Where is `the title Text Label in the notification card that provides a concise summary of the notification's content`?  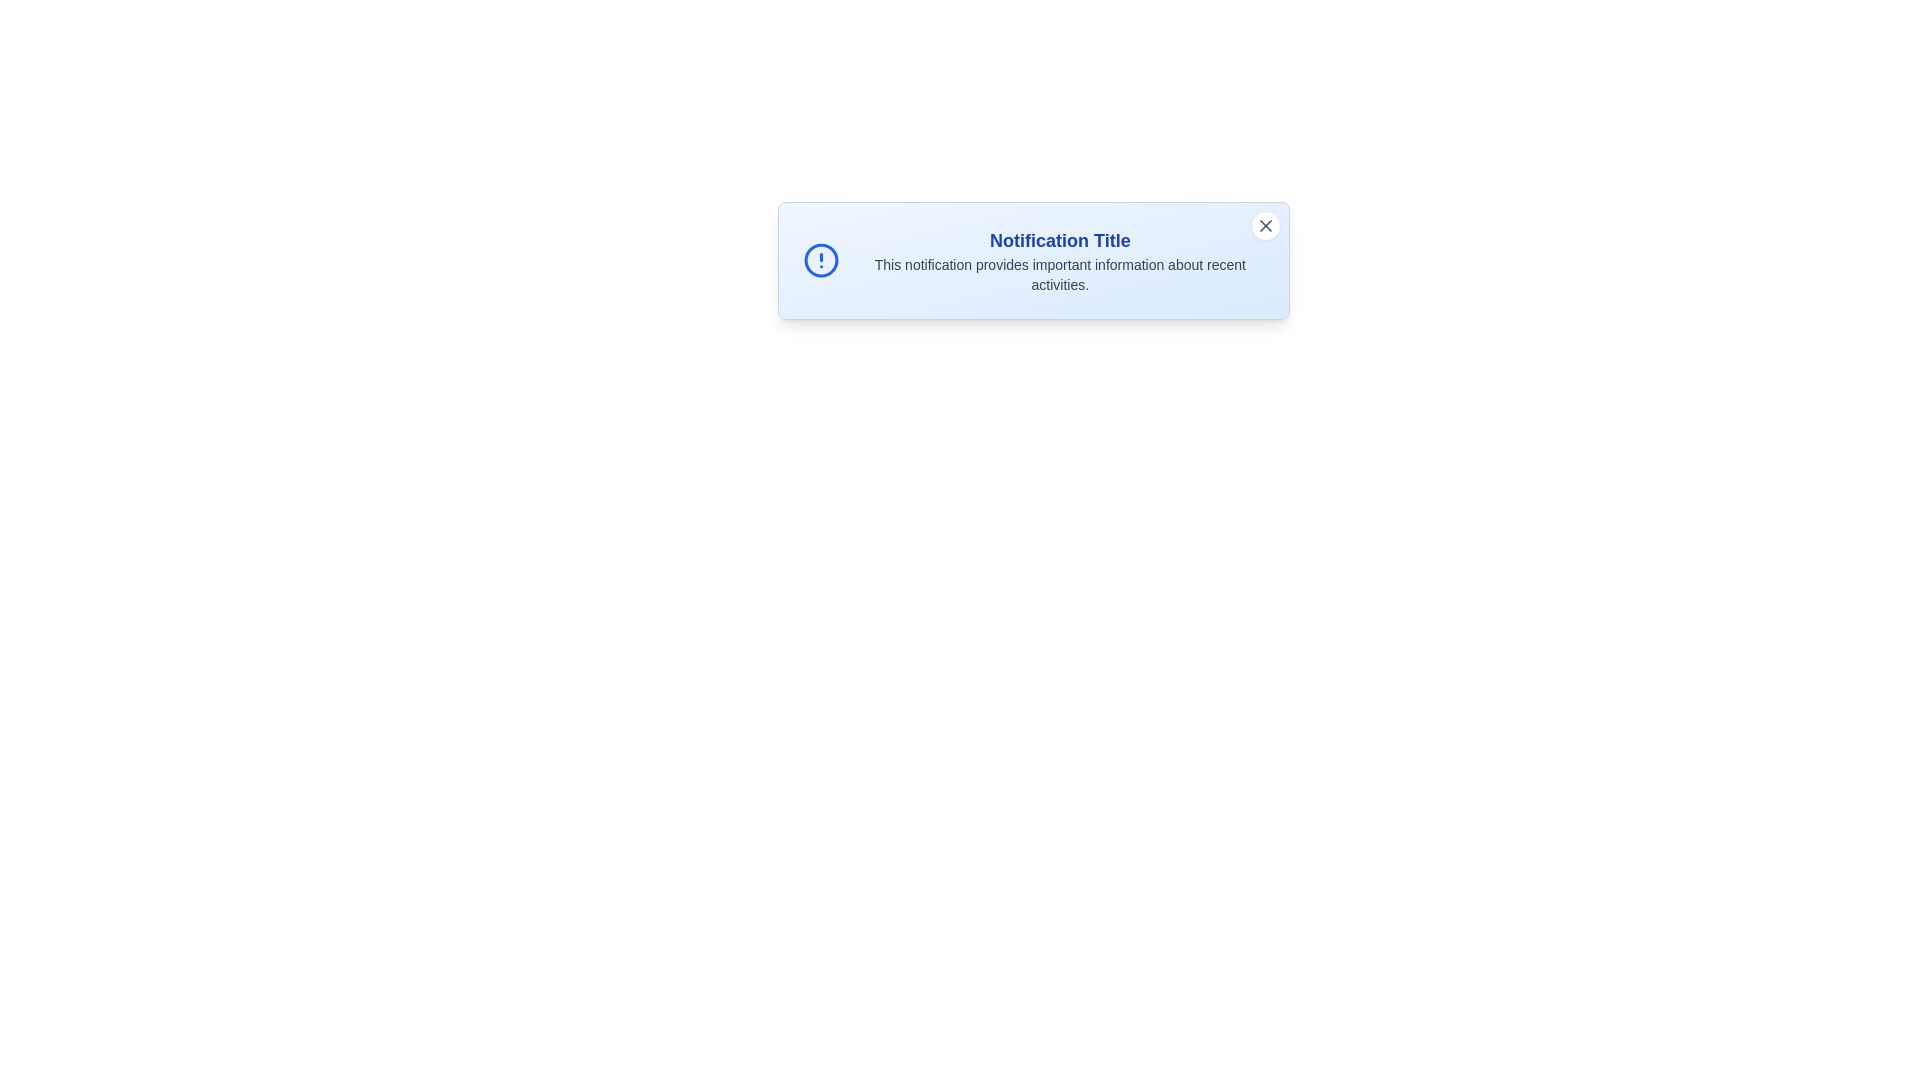
the title Text Label in the notification card that provides a concise summary of the notification's content is located at coordinates (1059, 239).